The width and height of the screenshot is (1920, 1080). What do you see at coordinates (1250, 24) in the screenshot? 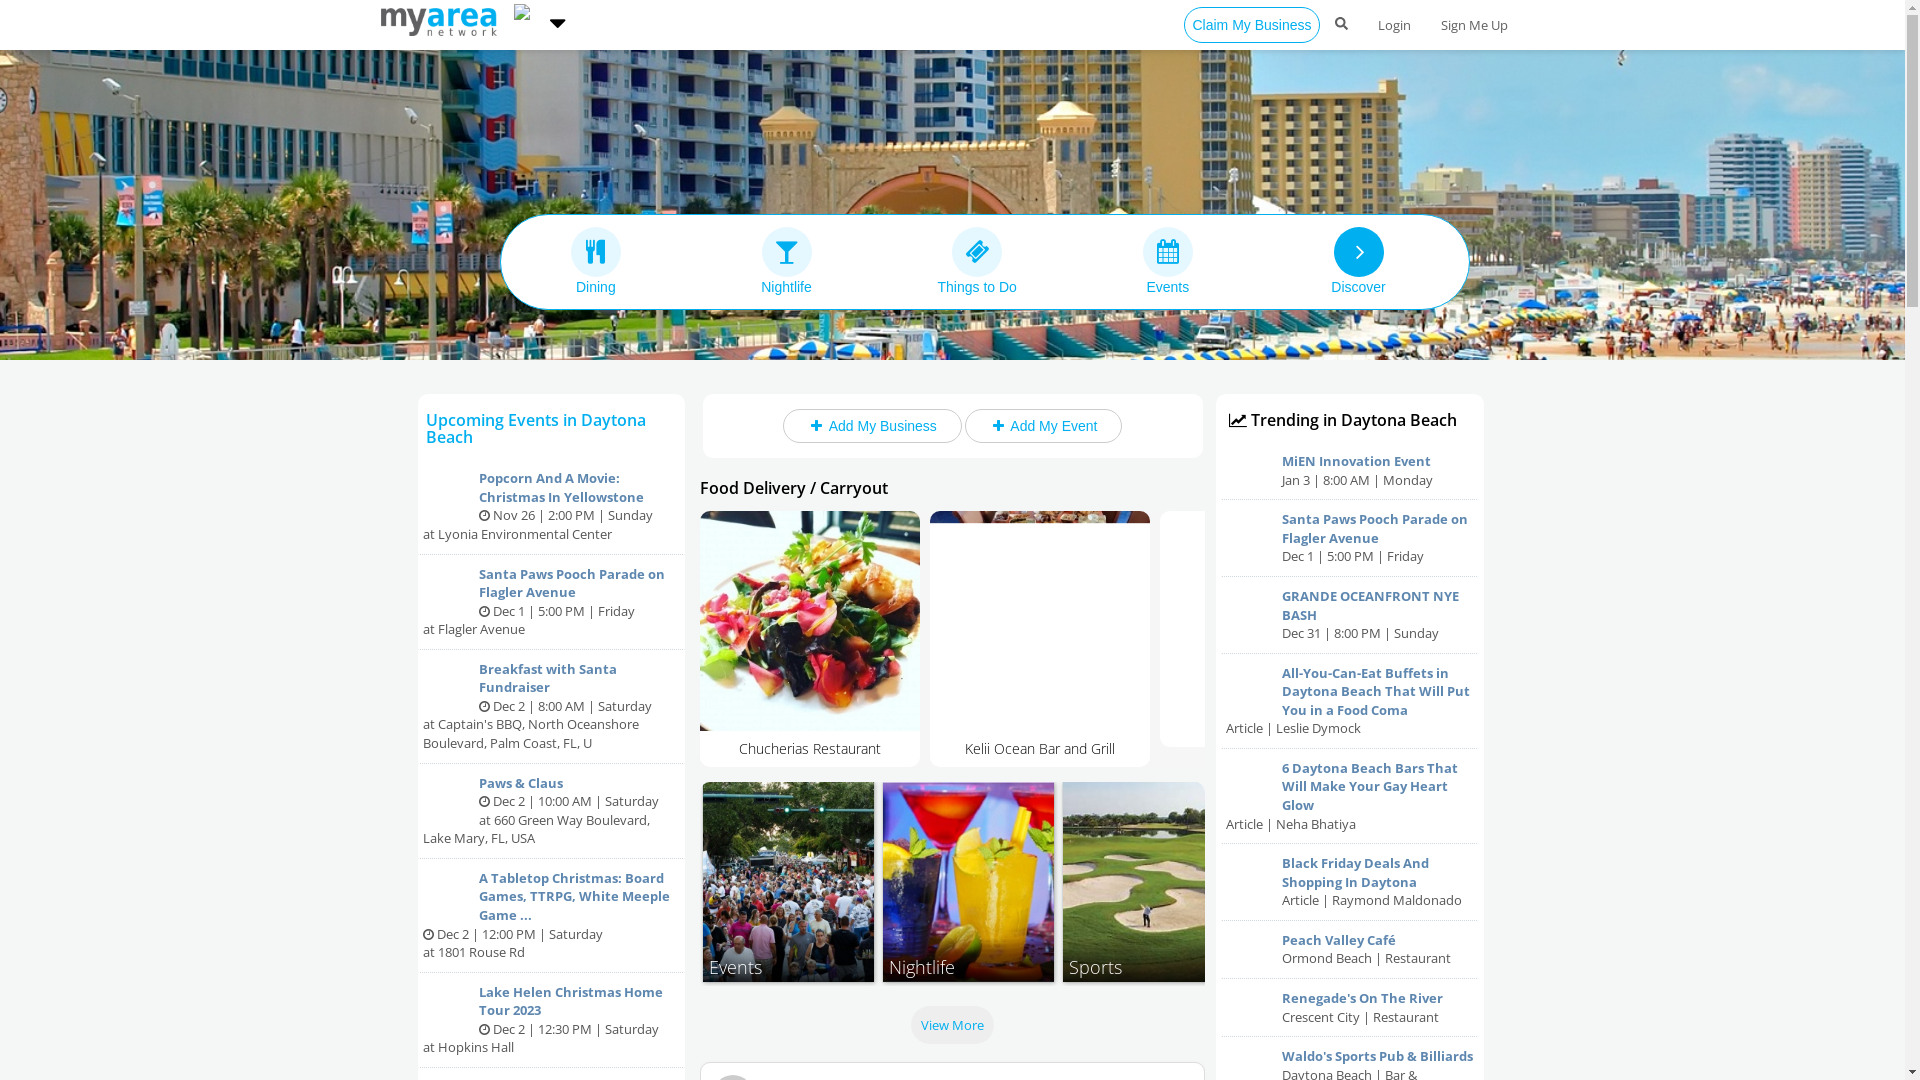
I see `'Claim My Business'` at bounding box center [1250, 24].